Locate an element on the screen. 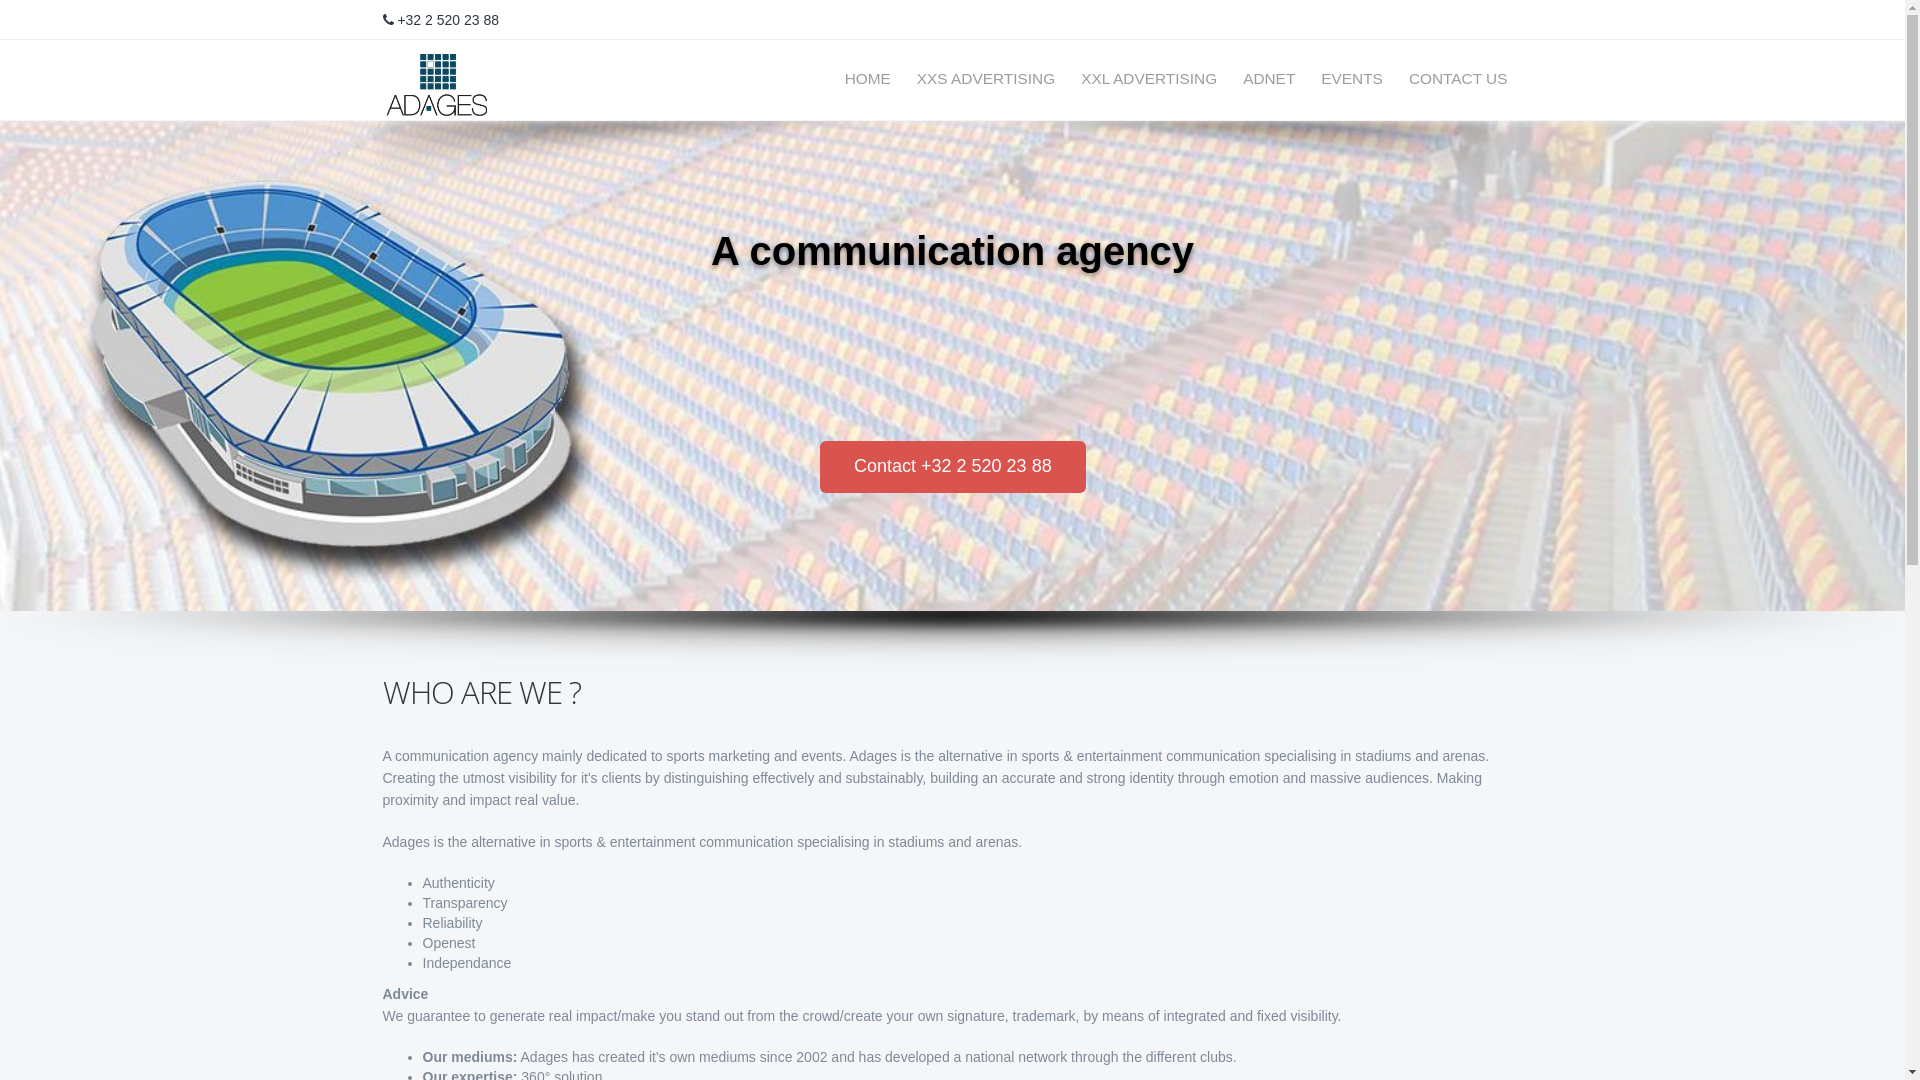 The image size is (1920, 1080). 'XXL ADVERTISING' is located at coordinates (1148, 77).